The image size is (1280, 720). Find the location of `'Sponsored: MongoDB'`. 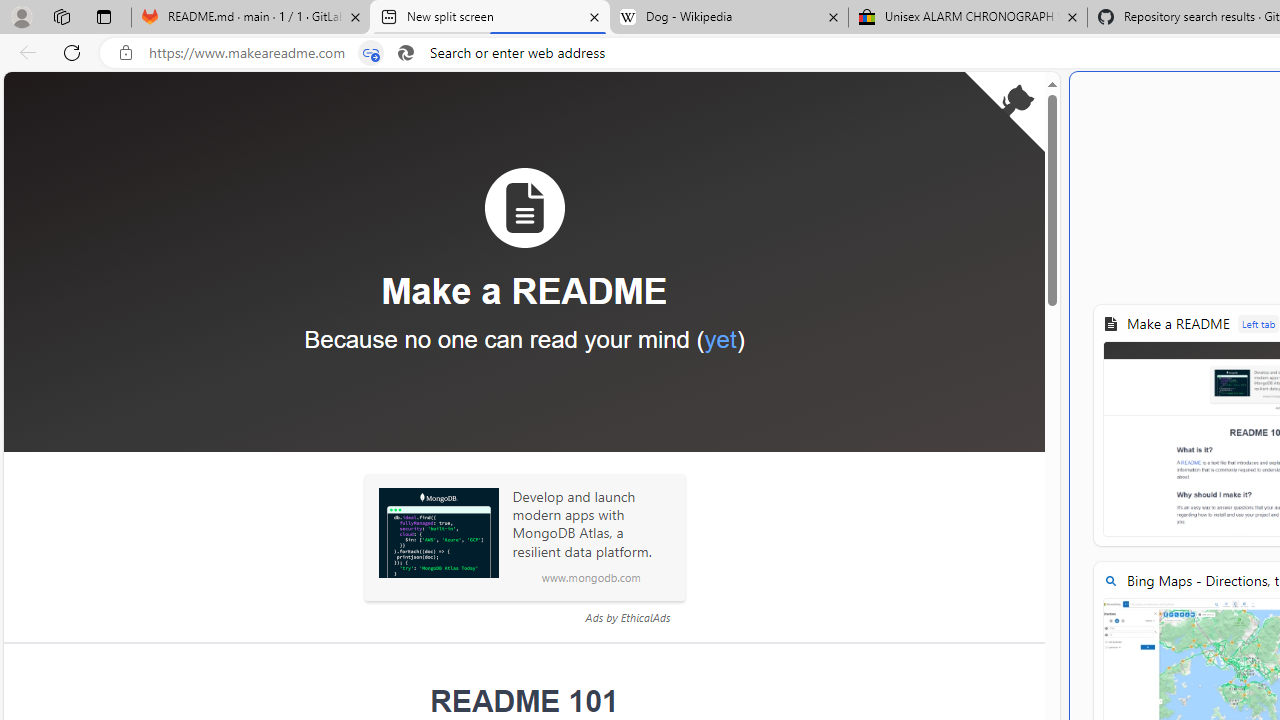

'Sponsored: MongoDB' is located at coordinates (437, 532).